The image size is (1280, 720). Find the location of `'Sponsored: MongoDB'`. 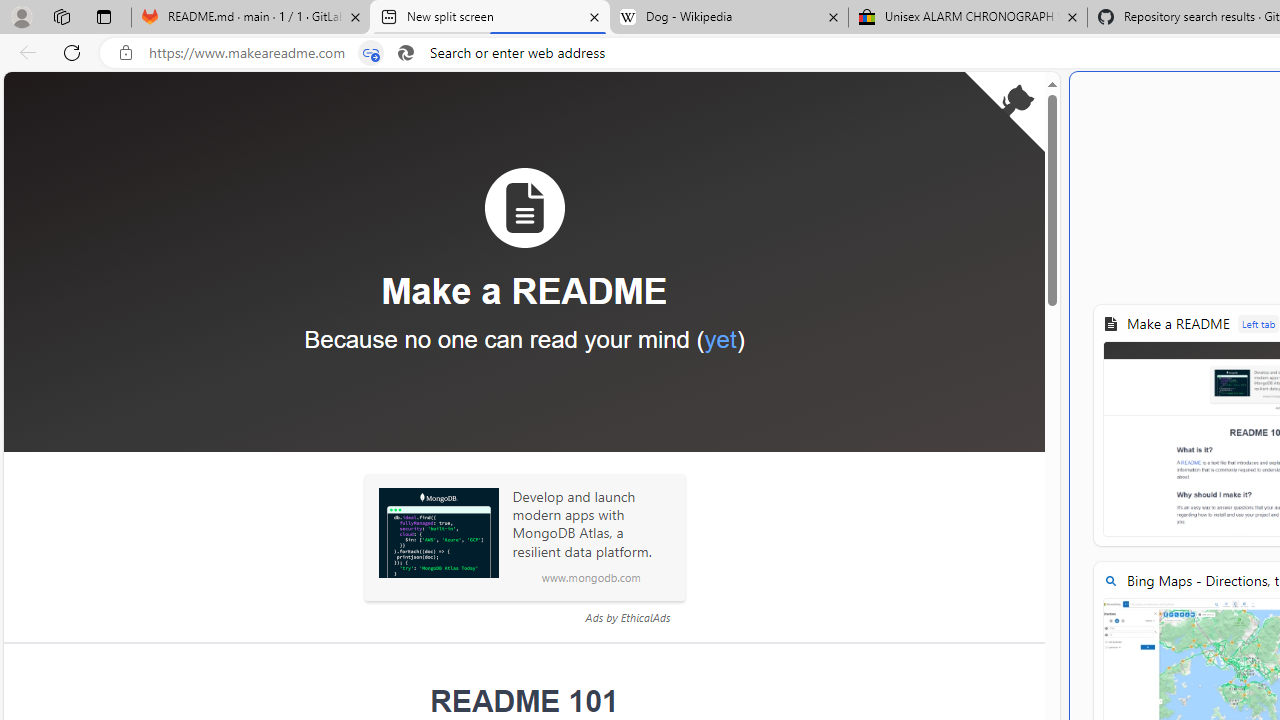

'Sponsored: MongoDB' is located at coordinates (437, 532).